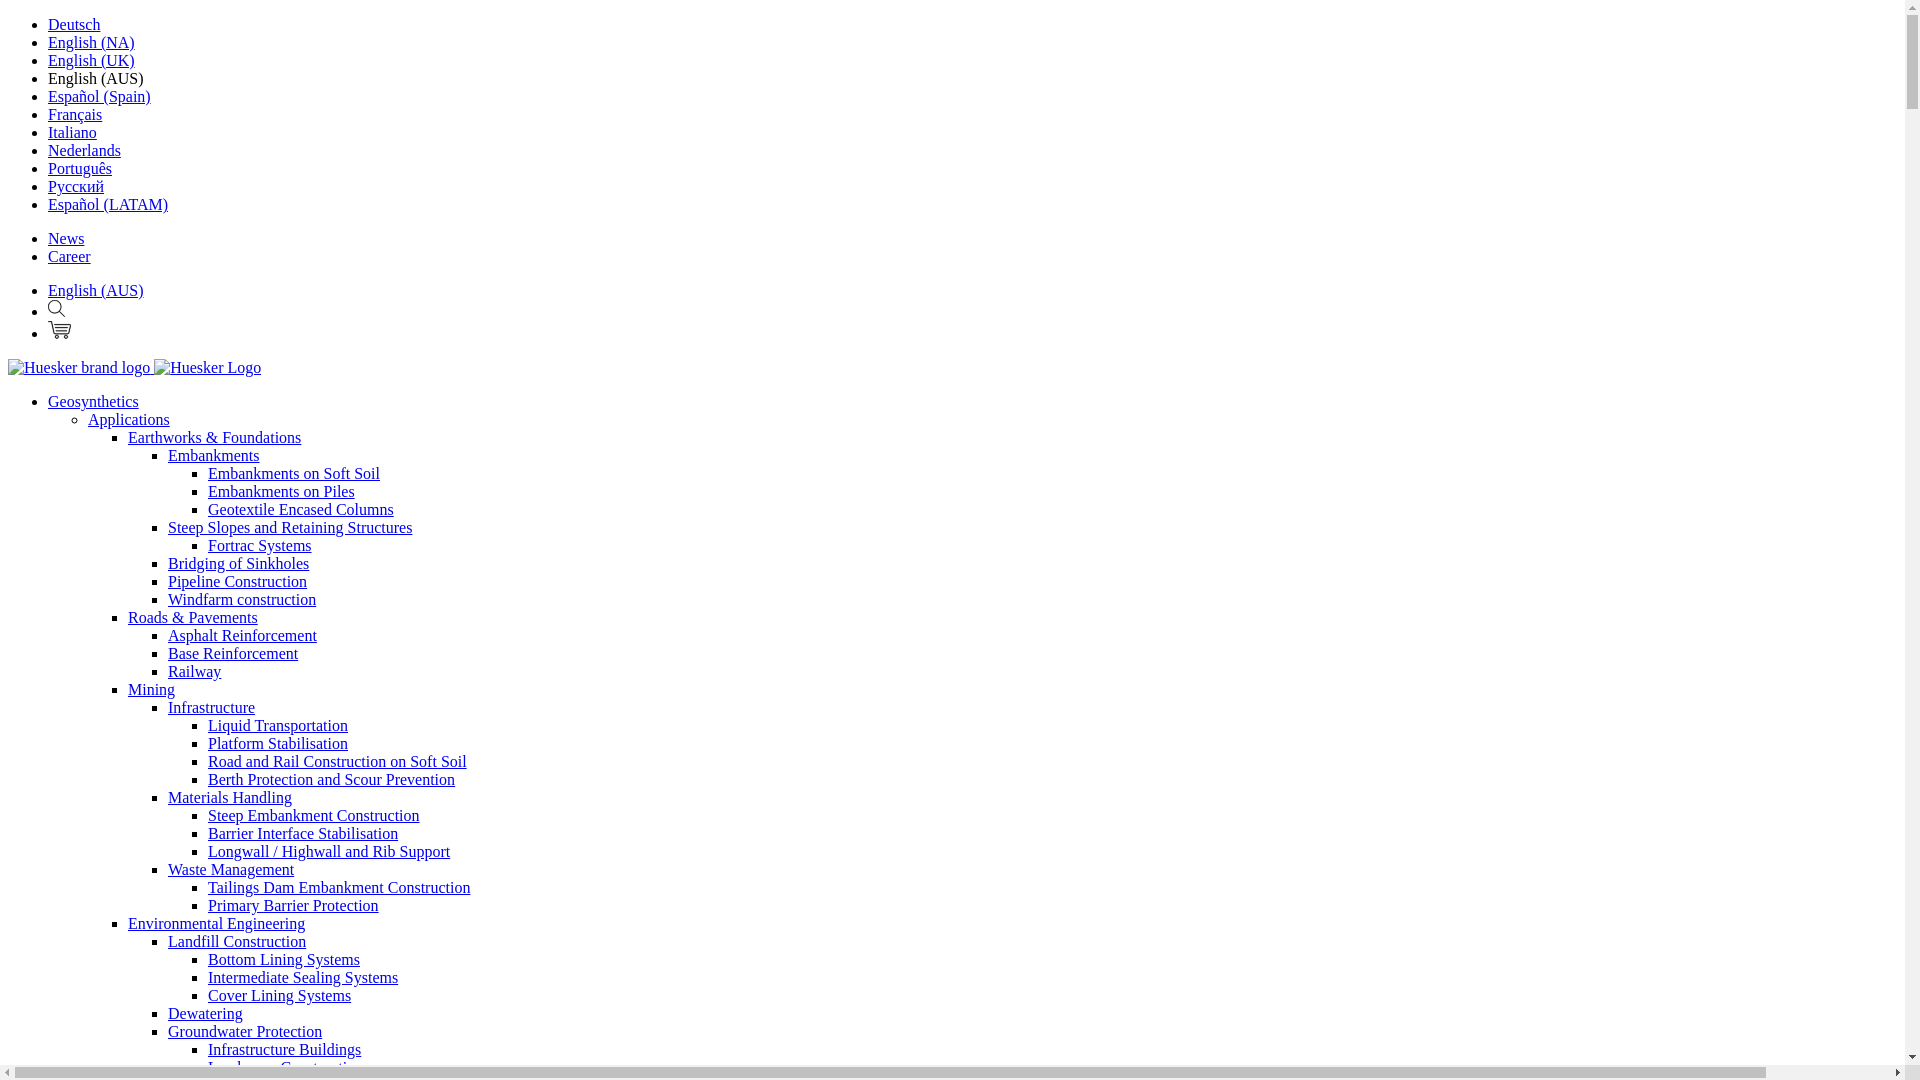 Image resolution: width=1920 pixels, height=1080 pixels. What do you see at coordinates (312, 815) in the screenshot?
I see `'Steep Embankment Construction'` at bounding box center [312, 815].